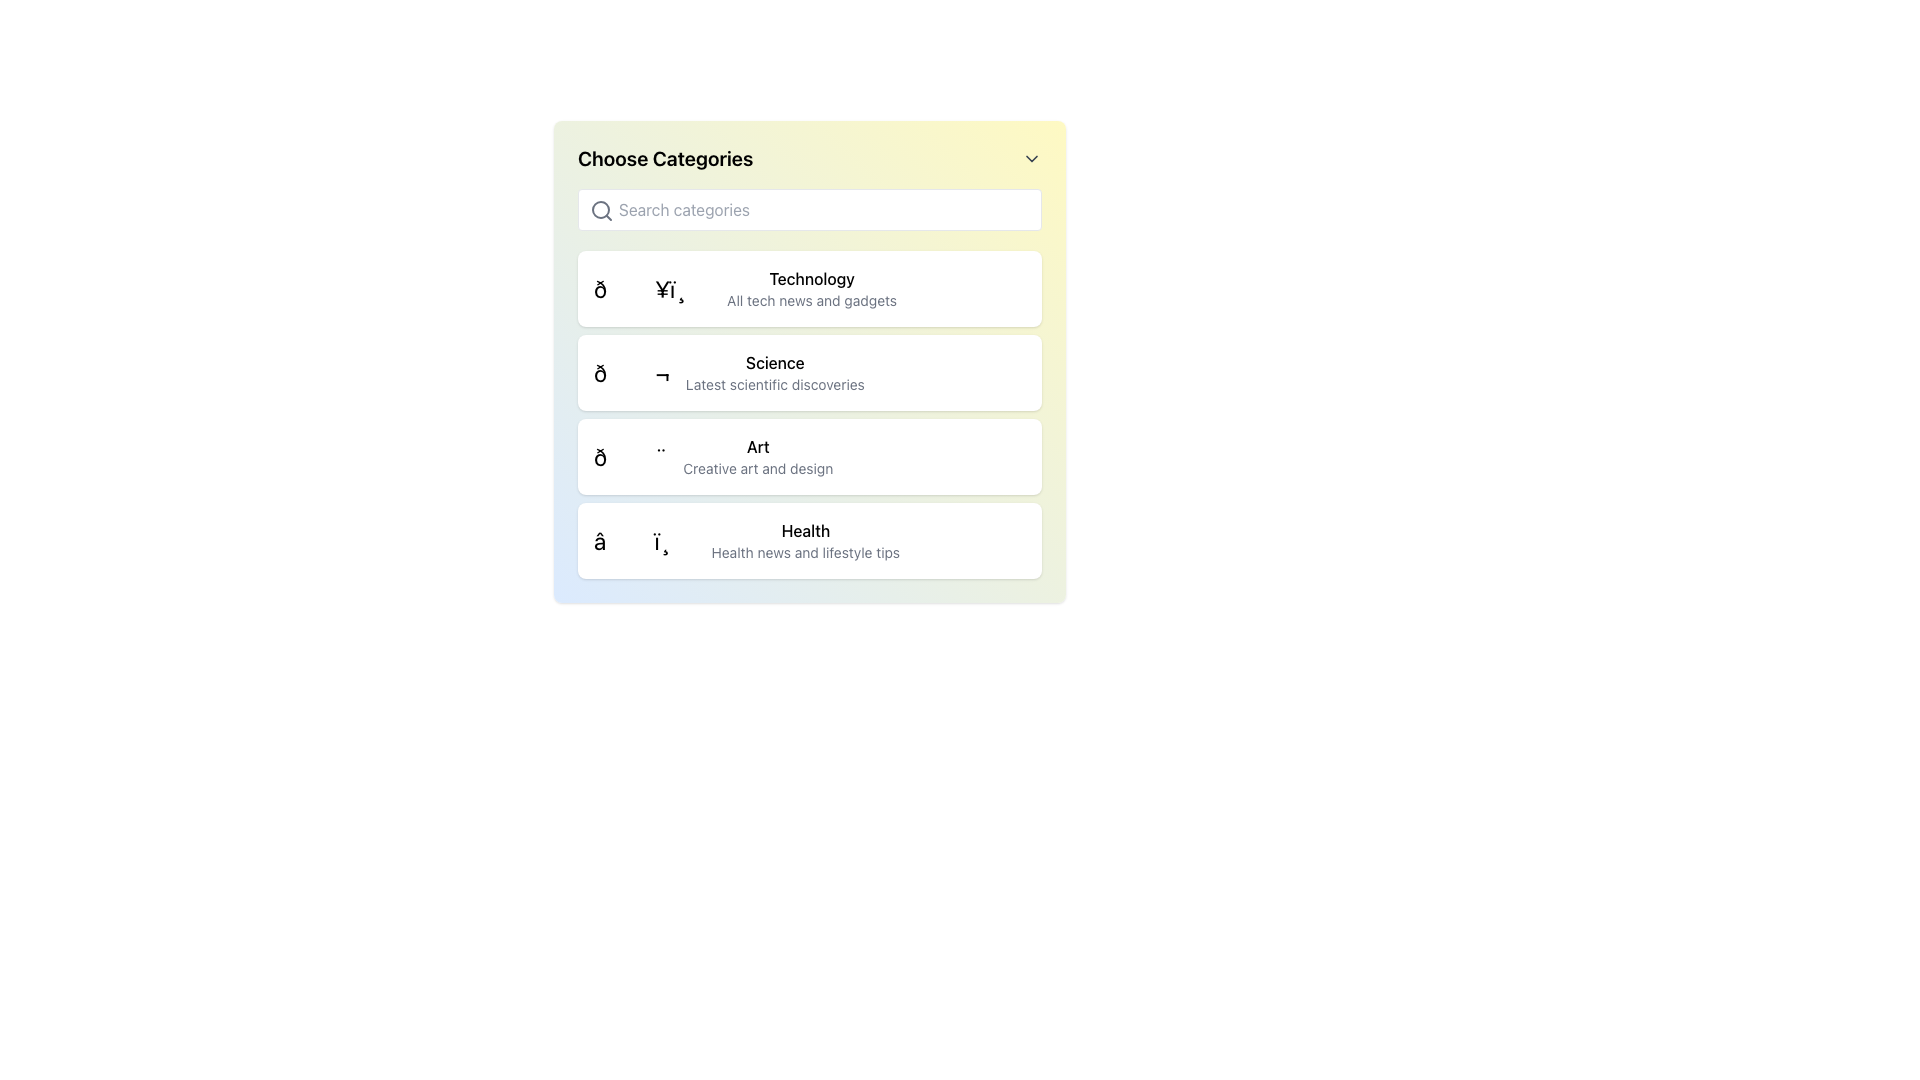 Image resolution: width=1920 pixels, height=1080 pixels. Describe the element at coordinates (810, 540) in the screenshot. I see `the 'Health' category button located in the vertically stacked menu list` at that location.